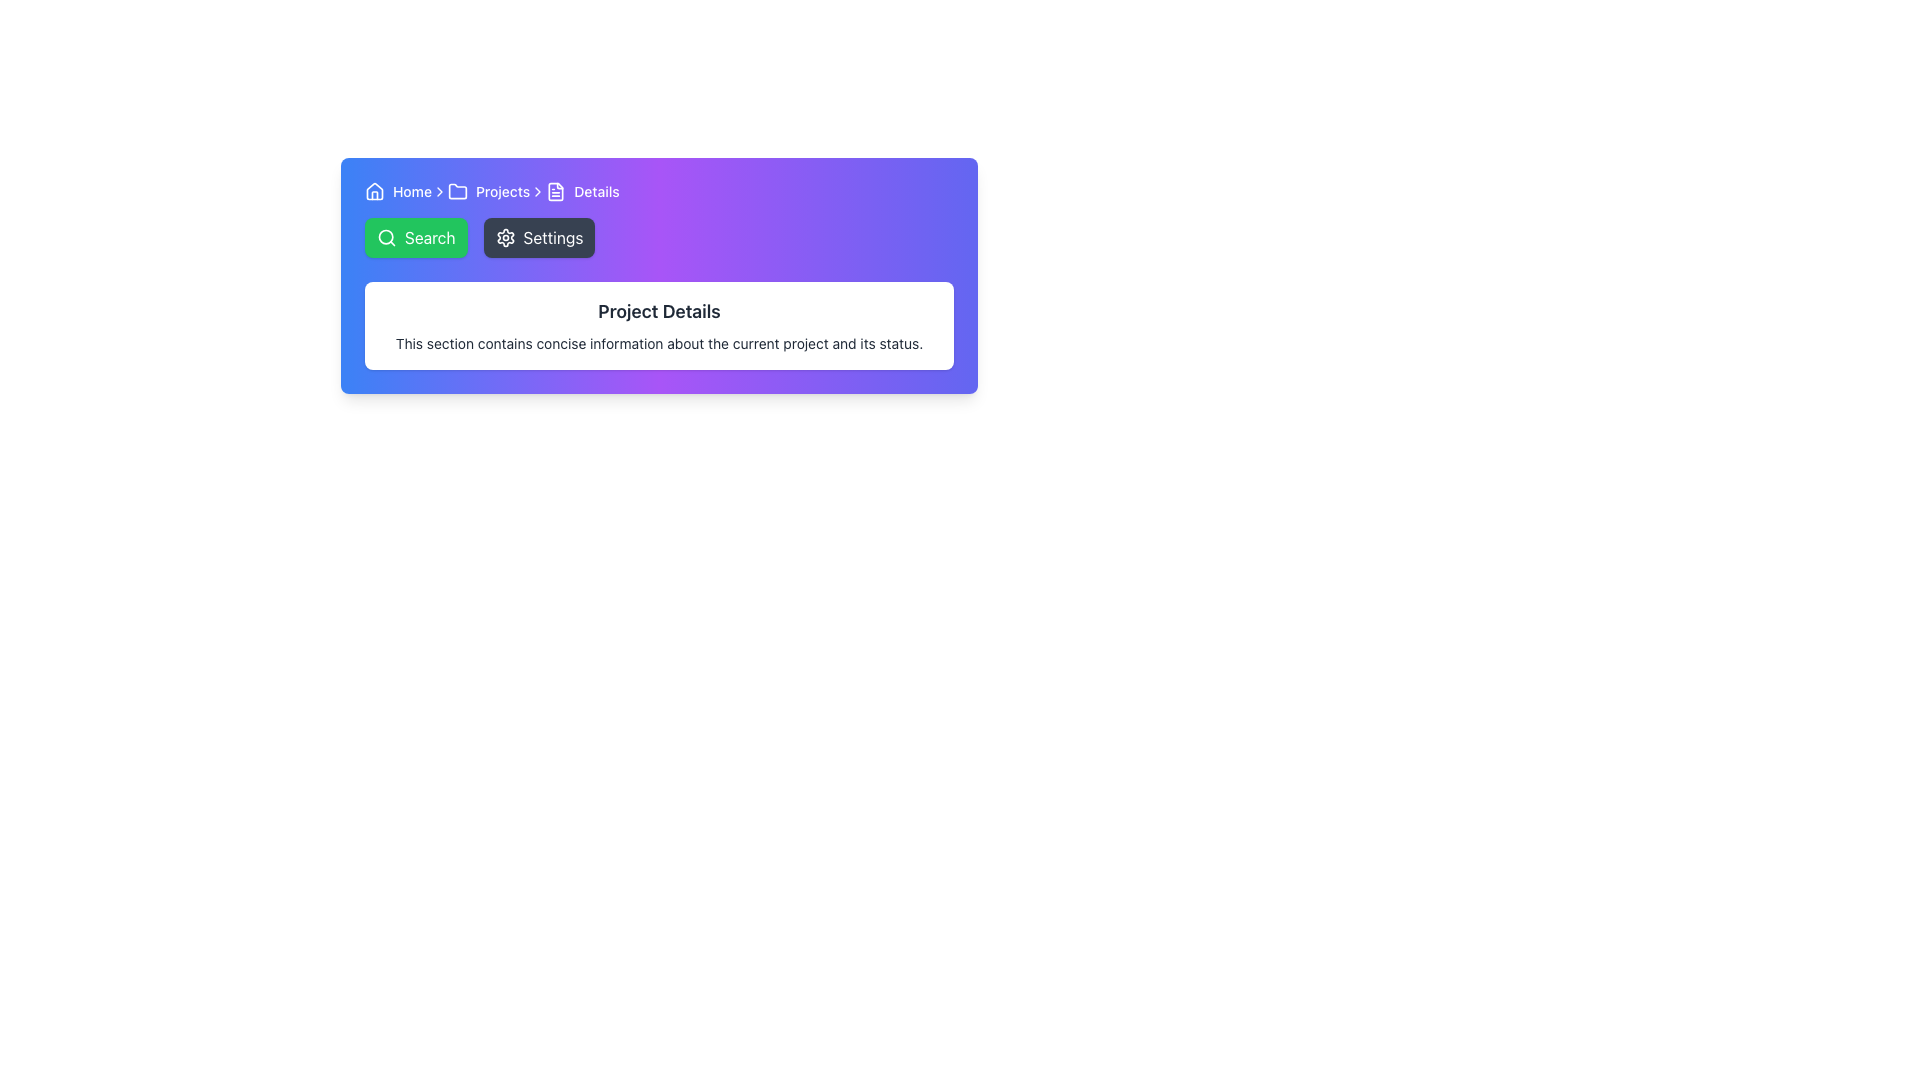 This screenshot has height=1080, width=1920. I want to click on the gear icon located to the right of the green 'Search' button in the toolbar area, so click(505, 237).